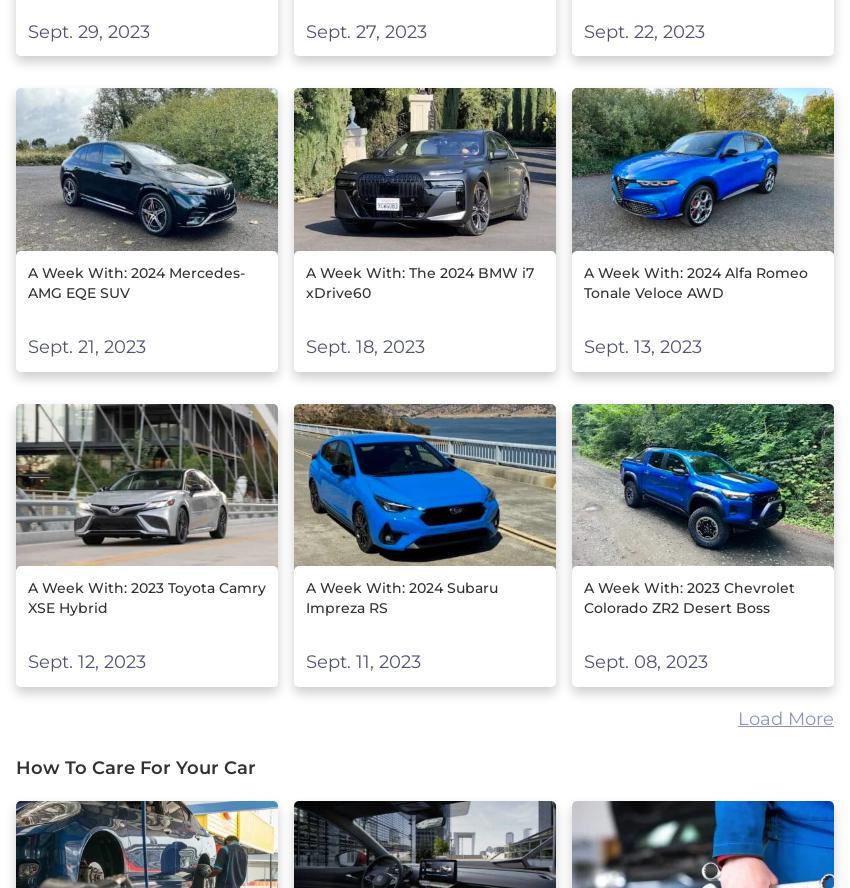 The height and width of the screenshot is (888, 850). Describe the element at coordinates (361, 661) in the screenshot. I see `'Sept. 11, 2023'` at that location.